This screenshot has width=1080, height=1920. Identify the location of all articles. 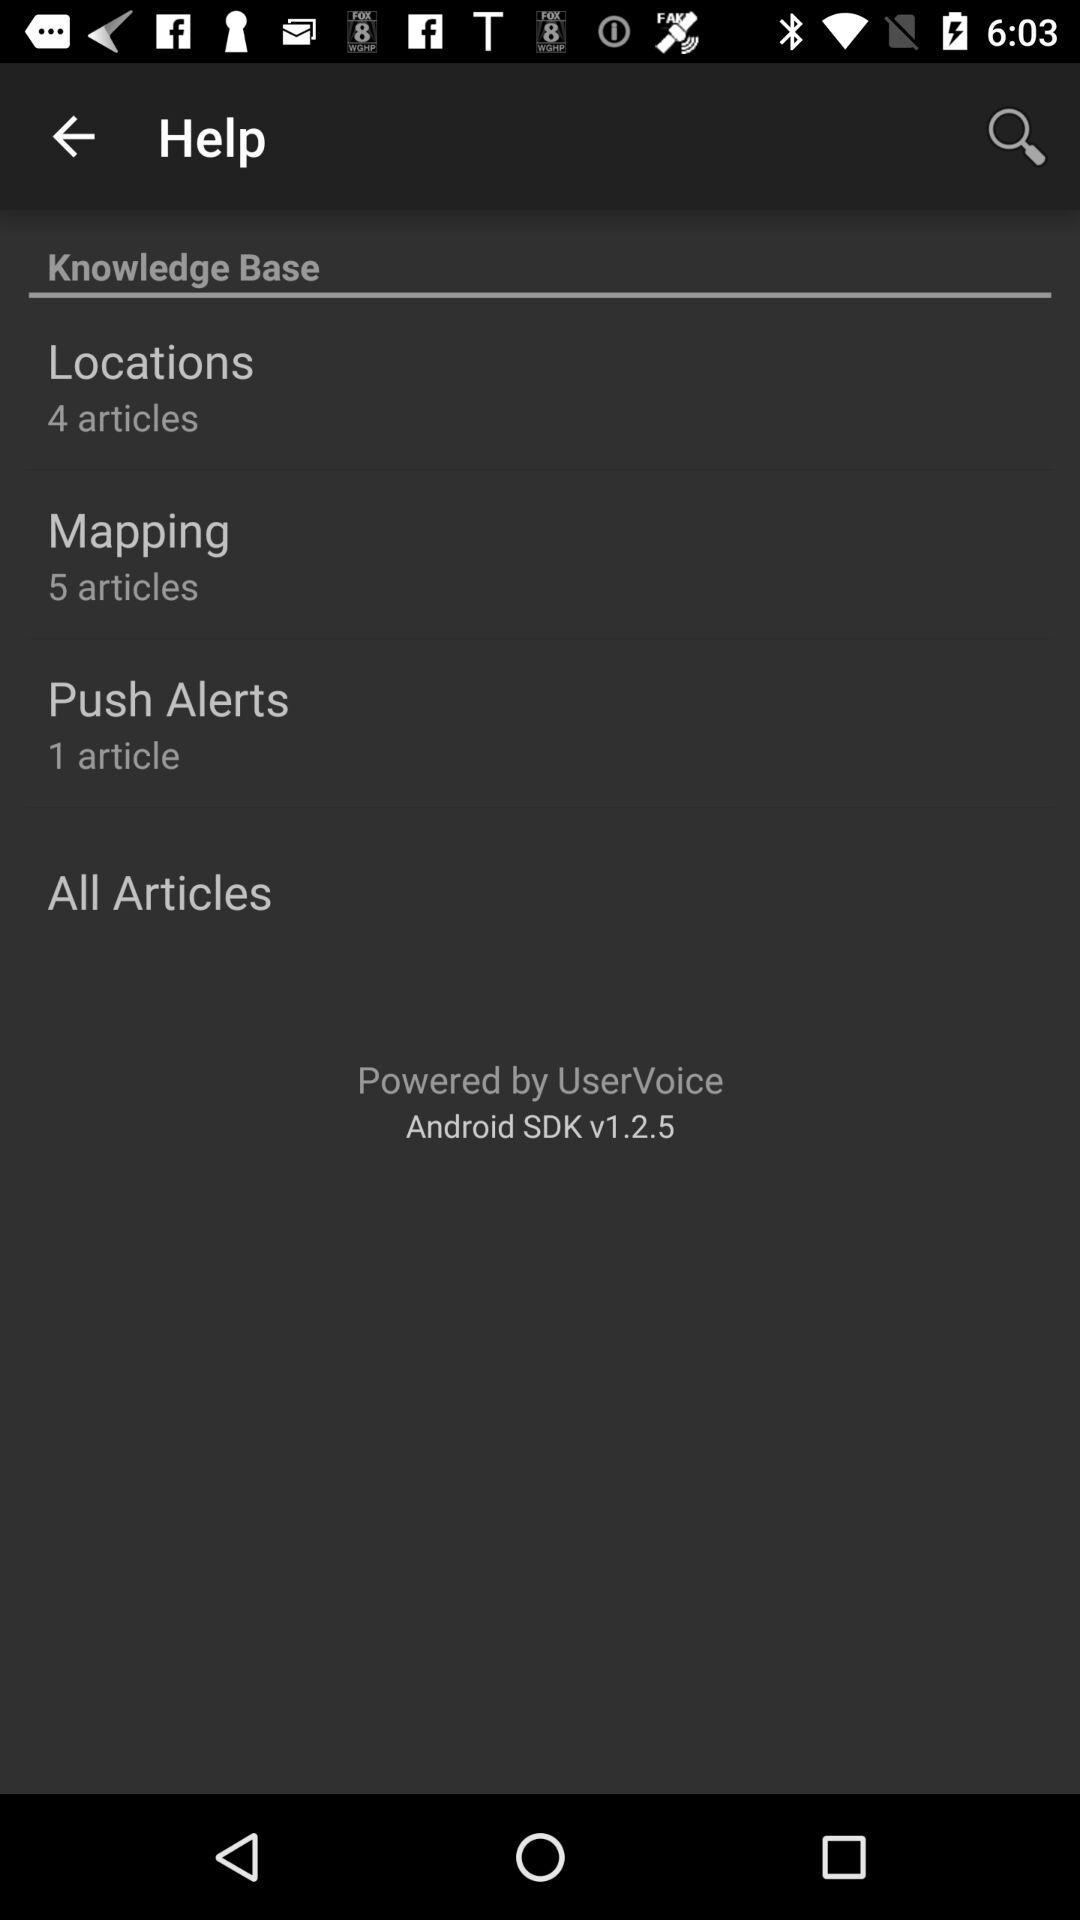
(158, 890).